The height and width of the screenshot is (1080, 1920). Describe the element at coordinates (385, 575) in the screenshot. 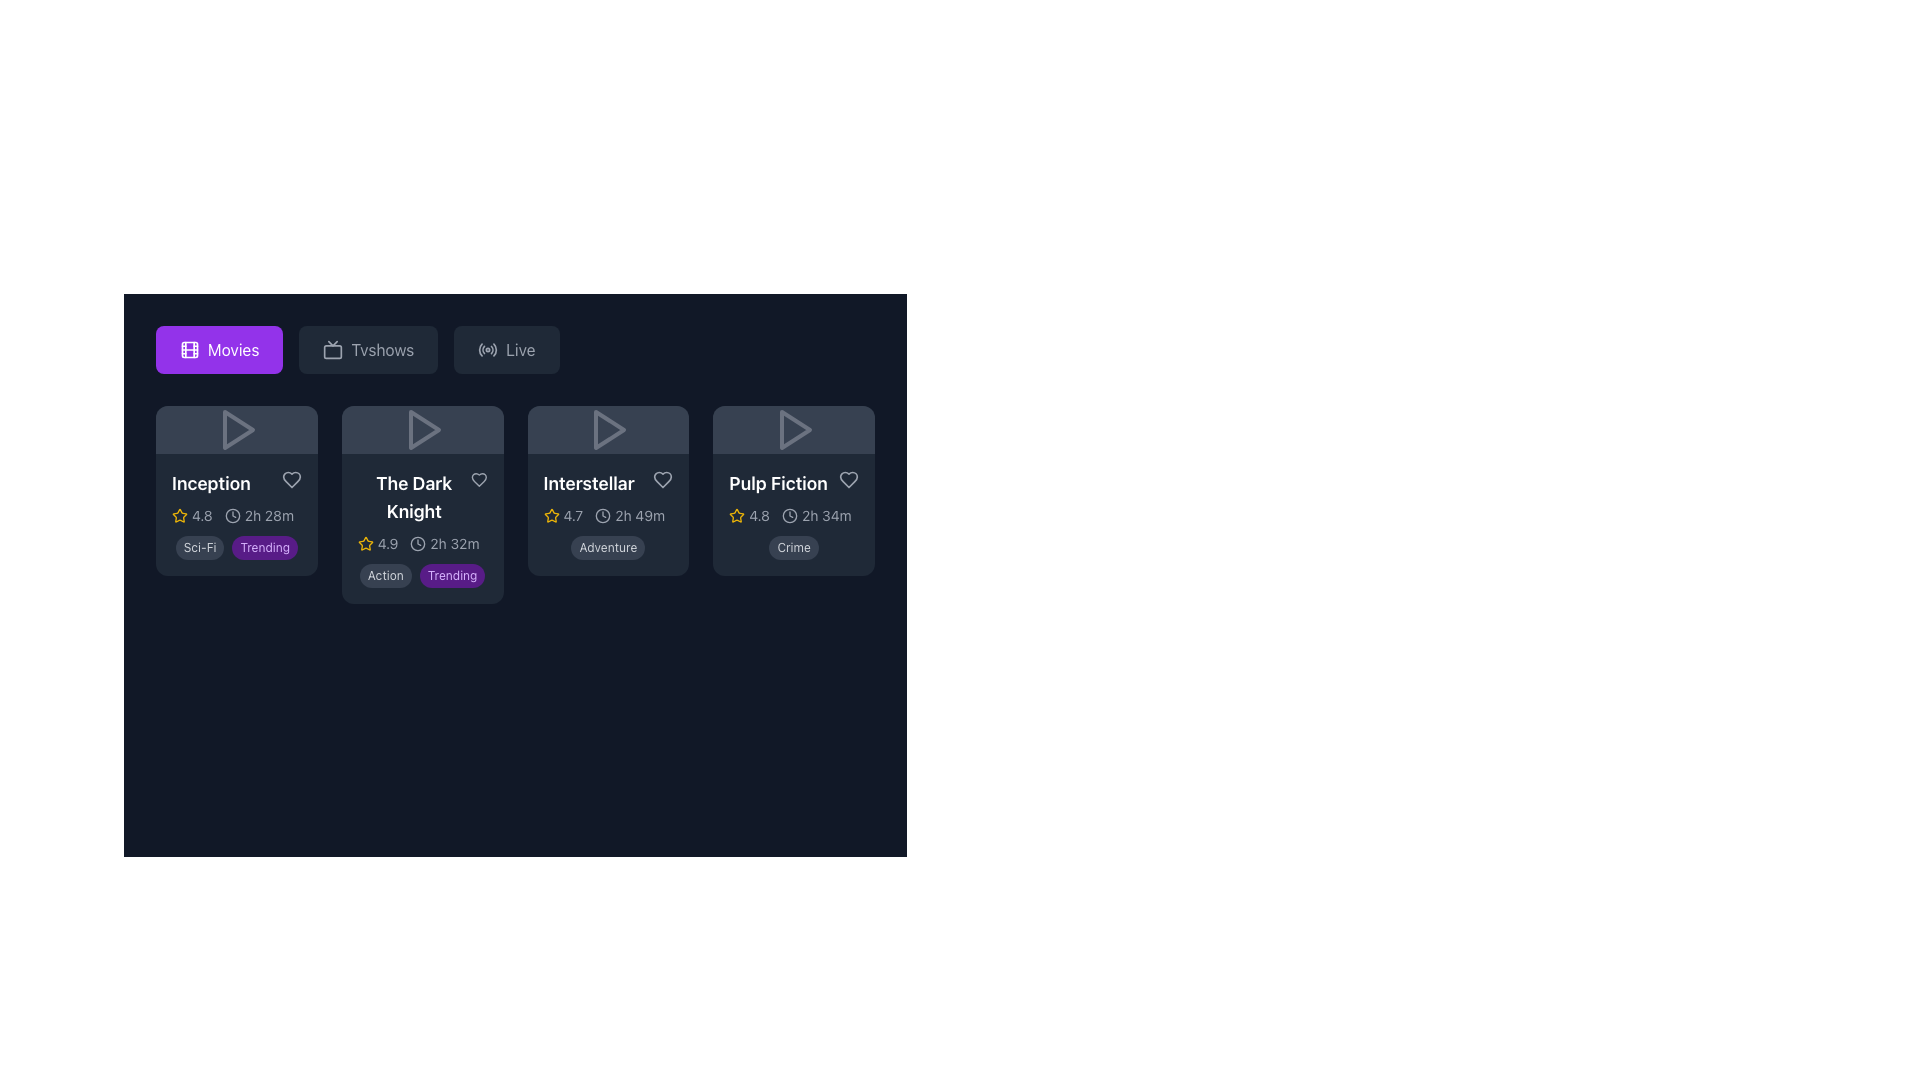

I see `the Badge element labeled 'Action' with a dark gray background` at that location.